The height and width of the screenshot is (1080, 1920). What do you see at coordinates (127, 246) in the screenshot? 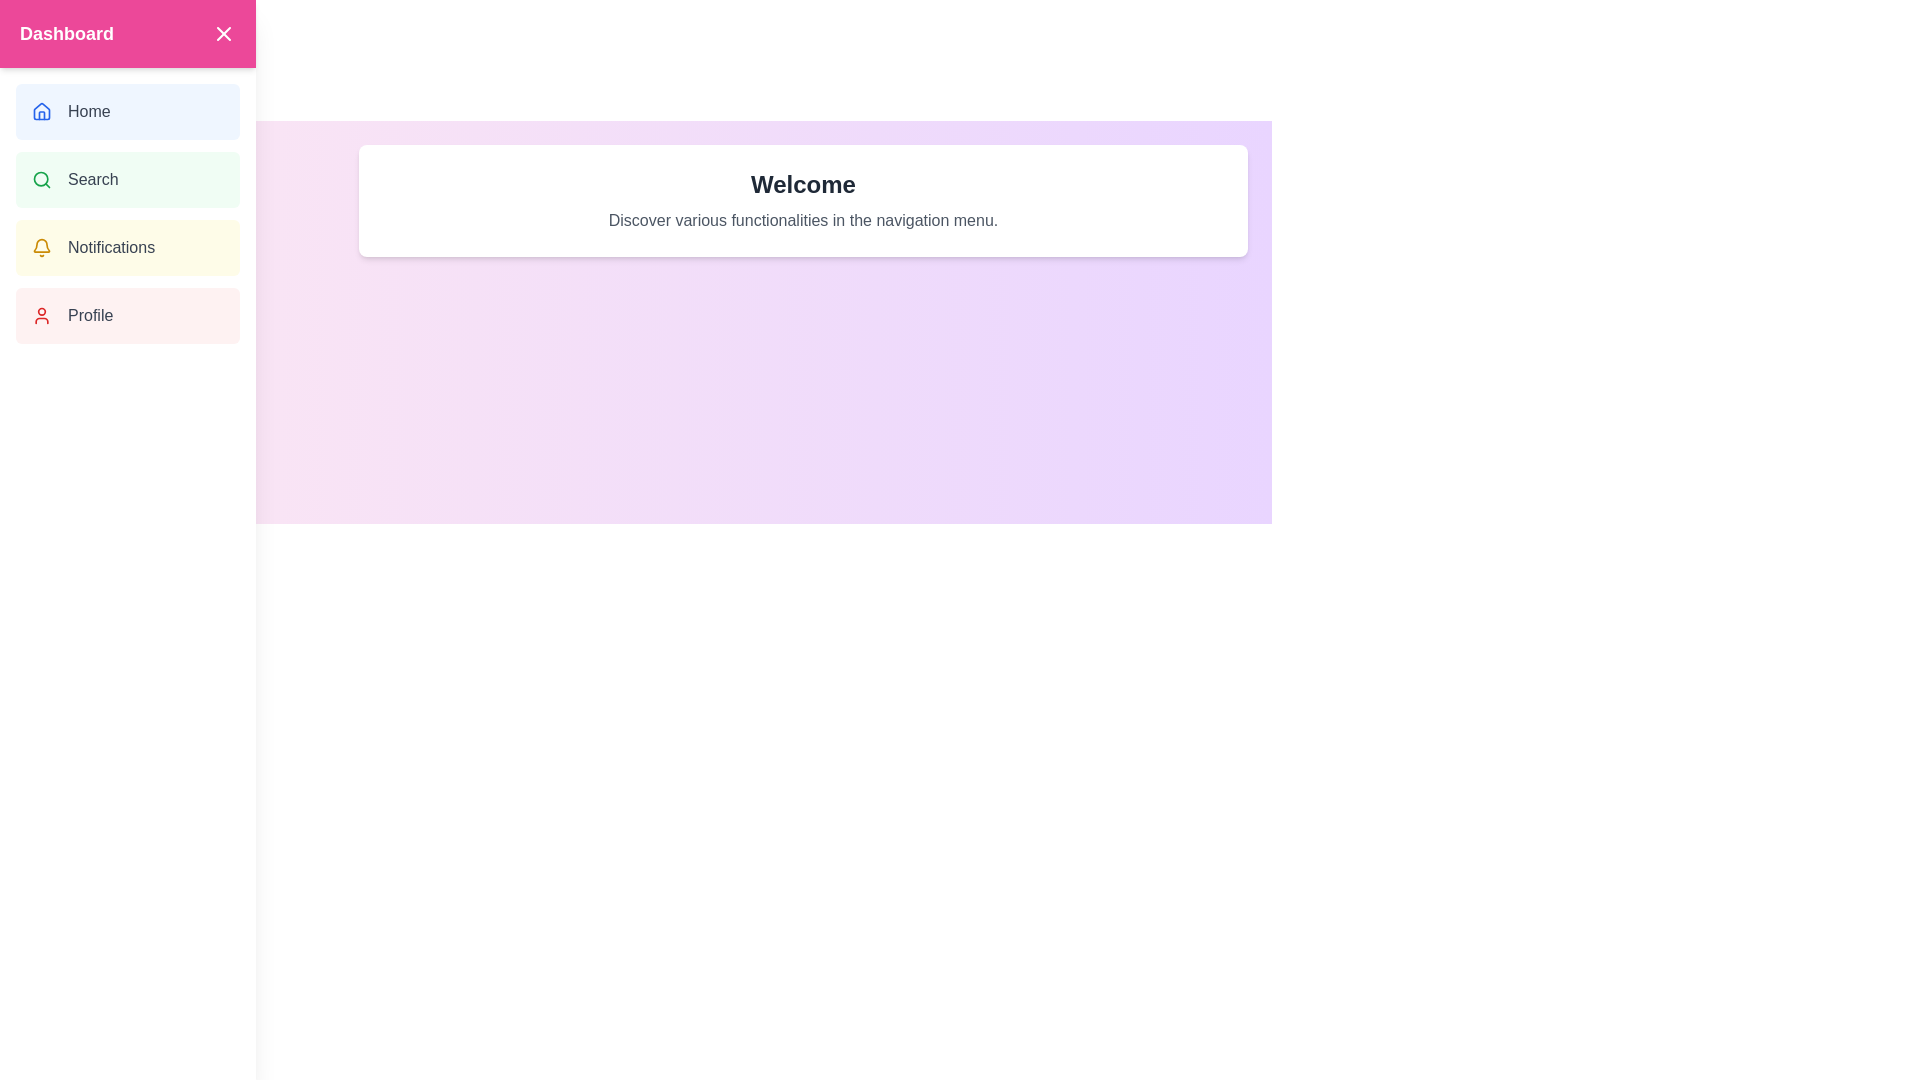
I see `the third button in the vertical navigation menu located in the left sidebar` at bounding box center [127, 246].